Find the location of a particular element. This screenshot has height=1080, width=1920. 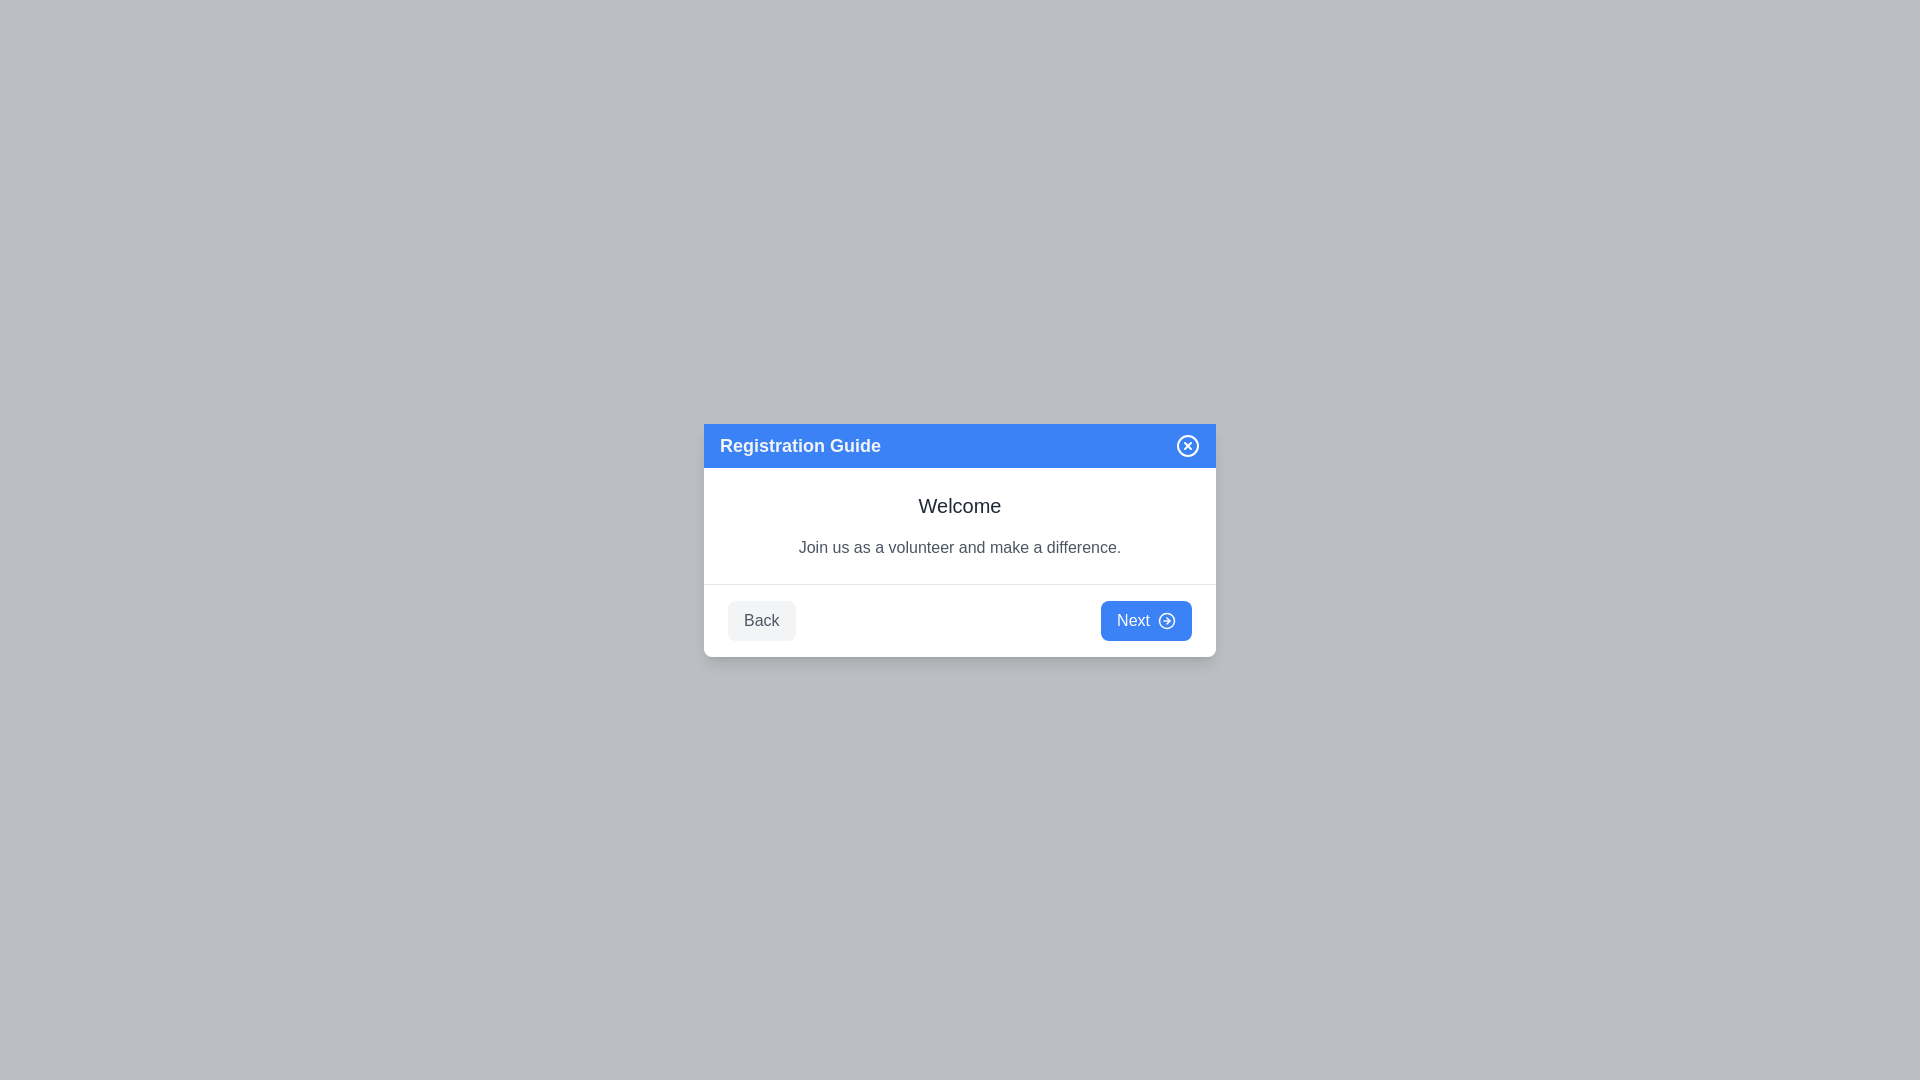

the blue and white circle icon located to the right of the 'Next' button in the 'Registration Guide' interface to interact with it is located at coordinates (1166, 620).